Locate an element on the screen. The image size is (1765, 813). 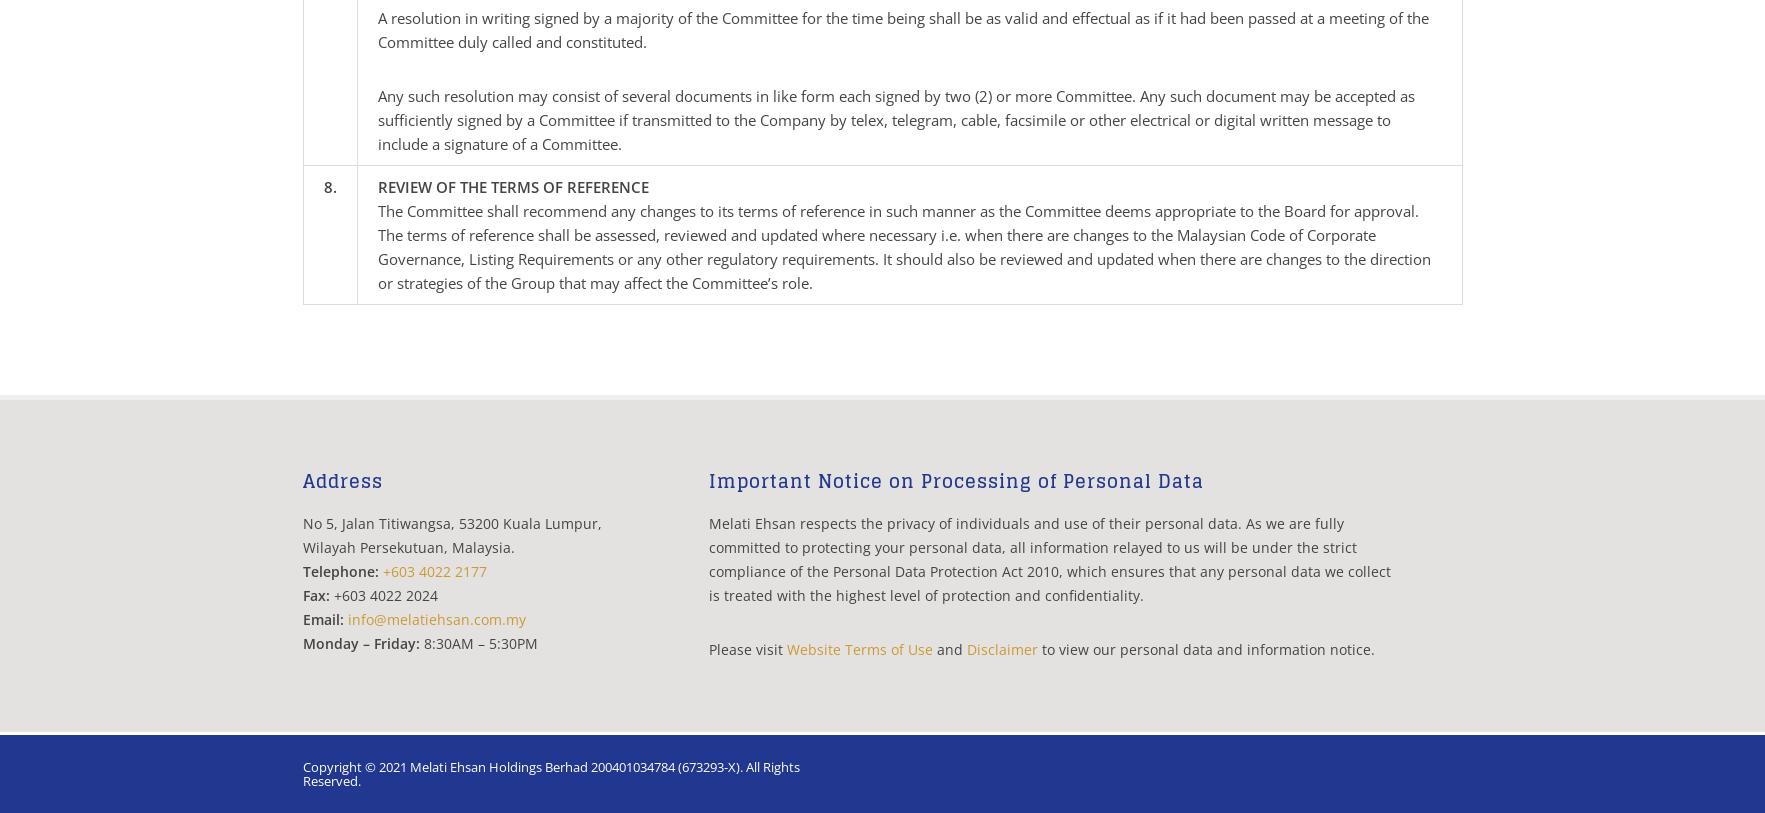
'No 5, Jalan Titiwangsa, 53200 Kuala Lumpur,' is located at coordinates (450, 523).